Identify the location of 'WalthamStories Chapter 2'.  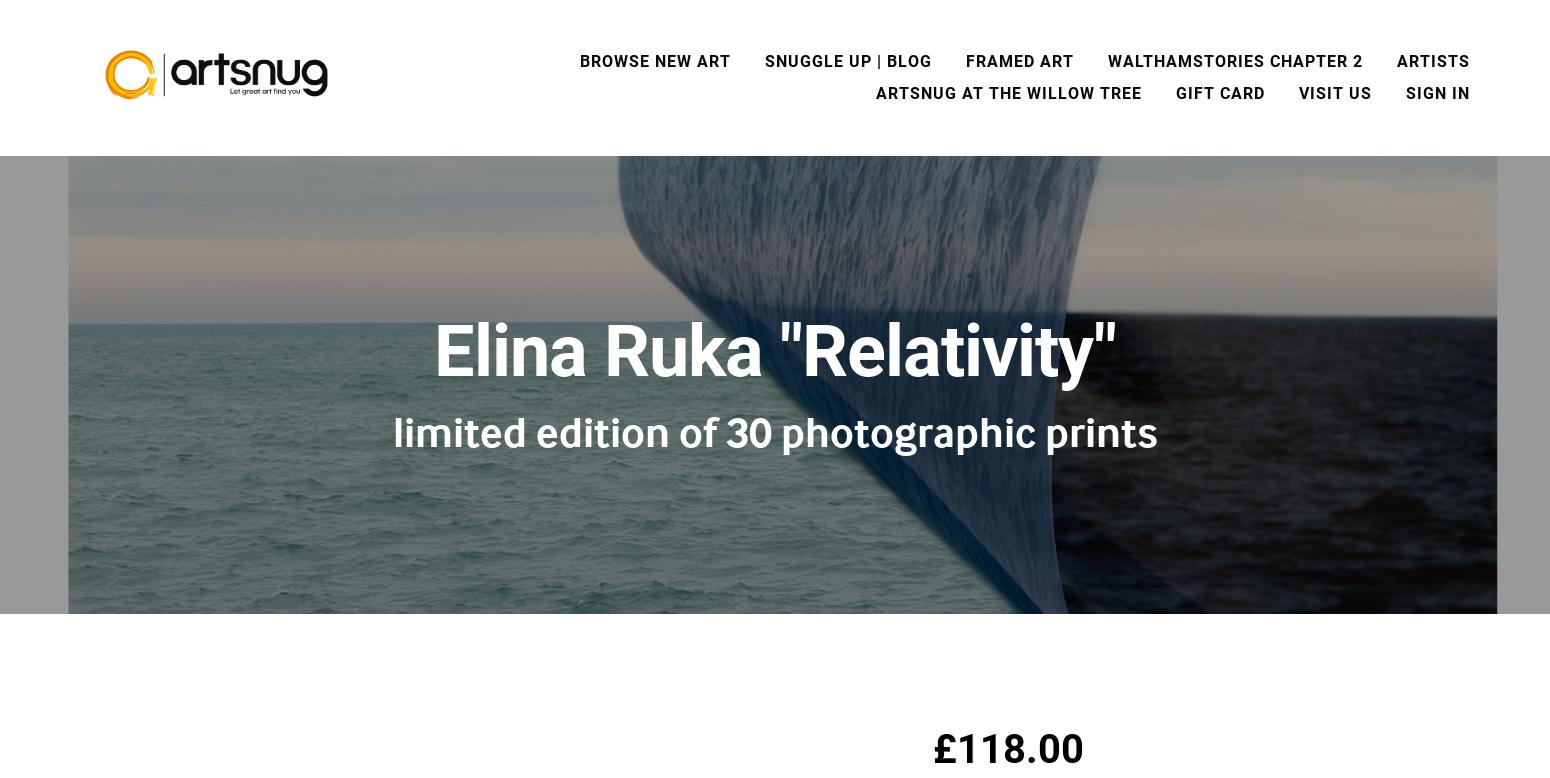
(1235, 61).